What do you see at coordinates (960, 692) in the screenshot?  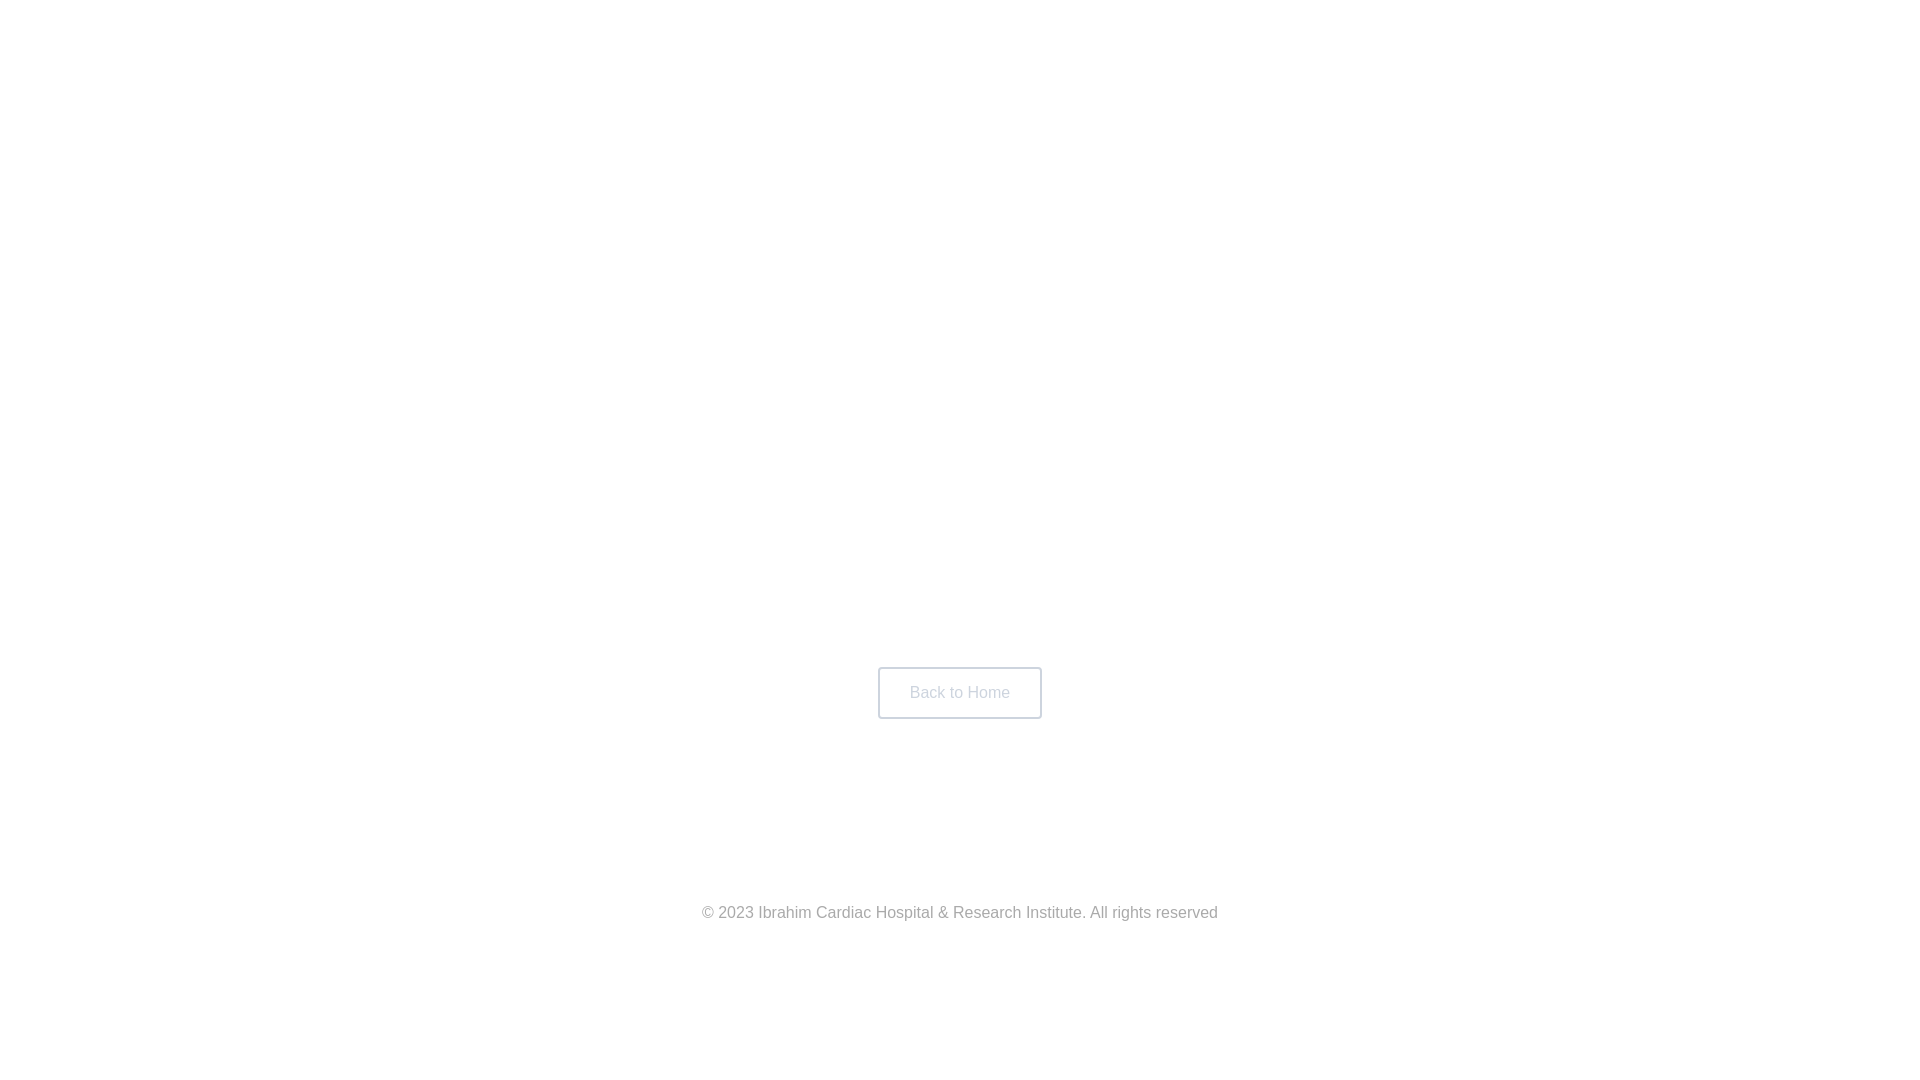 I see `'Back to Home'` at bounding box center [960, 692].